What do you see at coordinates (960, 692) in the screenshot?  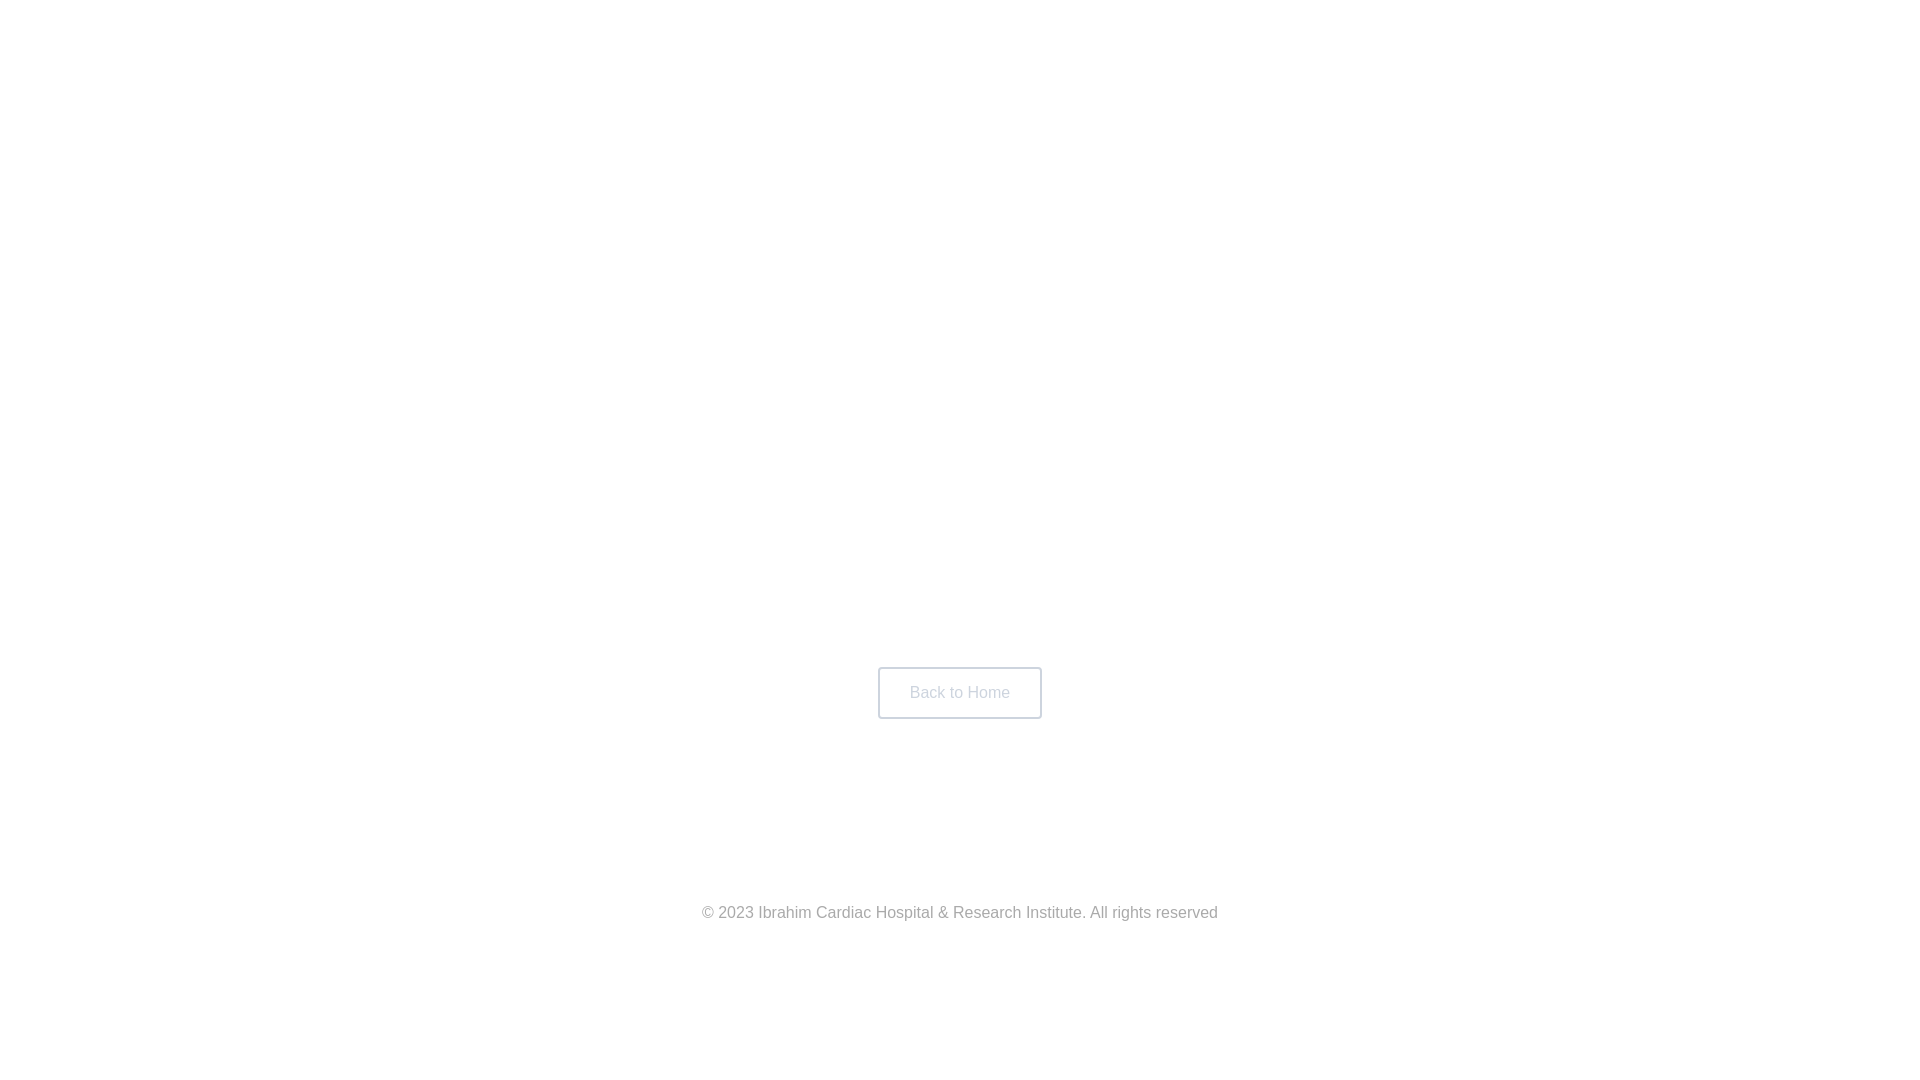 I see `'Back to Home'` at bounding box center [960, 692].